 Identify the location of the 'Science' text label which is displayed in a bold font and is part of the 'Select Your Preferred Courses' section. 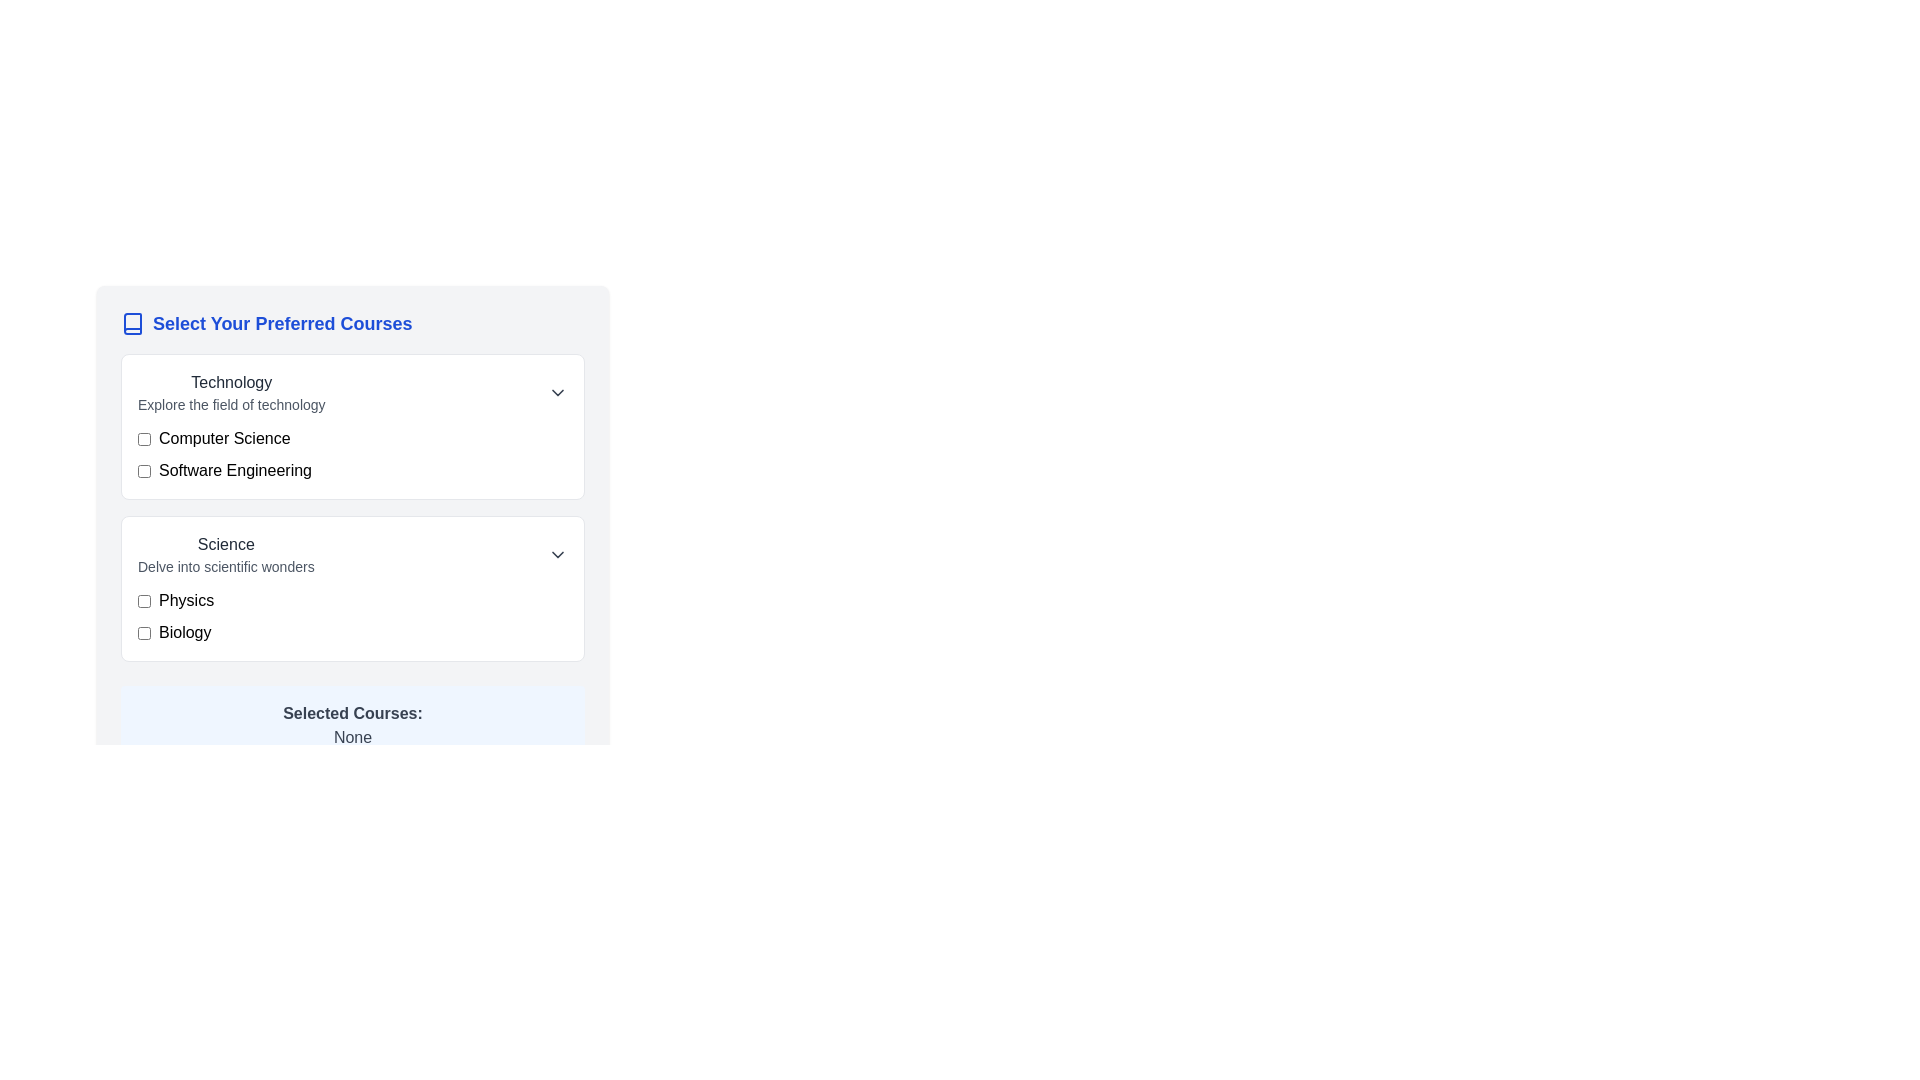
(226, 544).